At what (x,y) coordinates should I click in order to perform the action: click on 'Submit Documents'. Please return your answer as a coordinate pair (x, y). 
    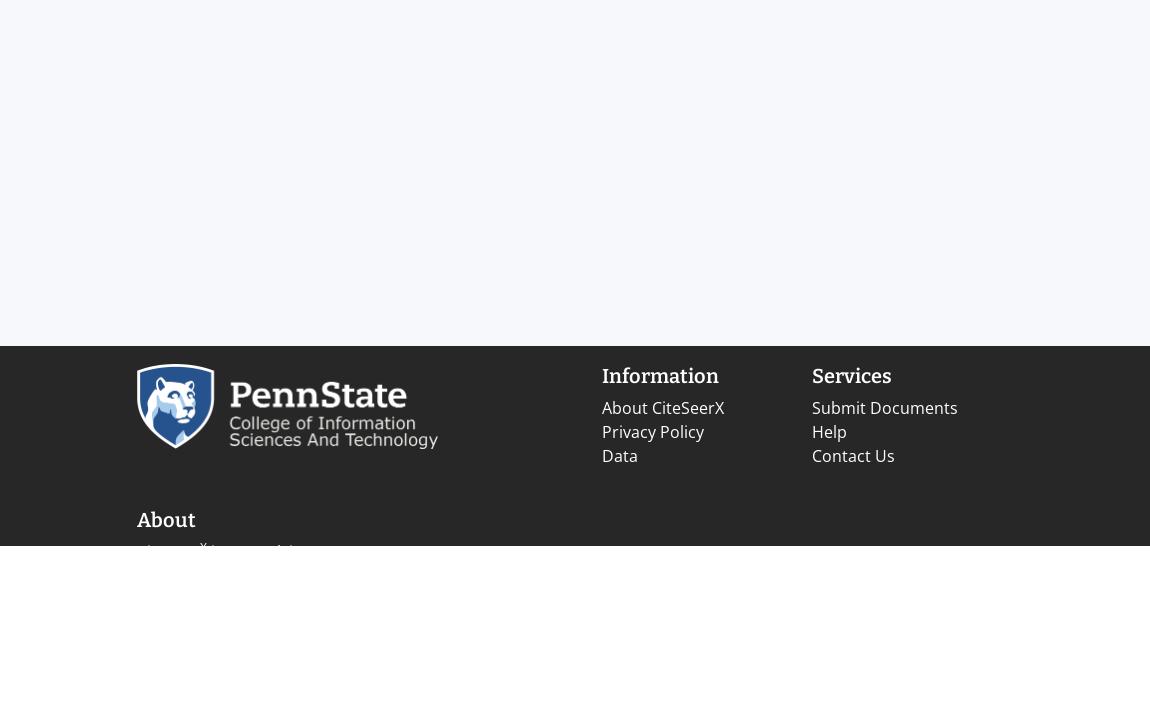
    Looking at the image, I should click on (885, 406).